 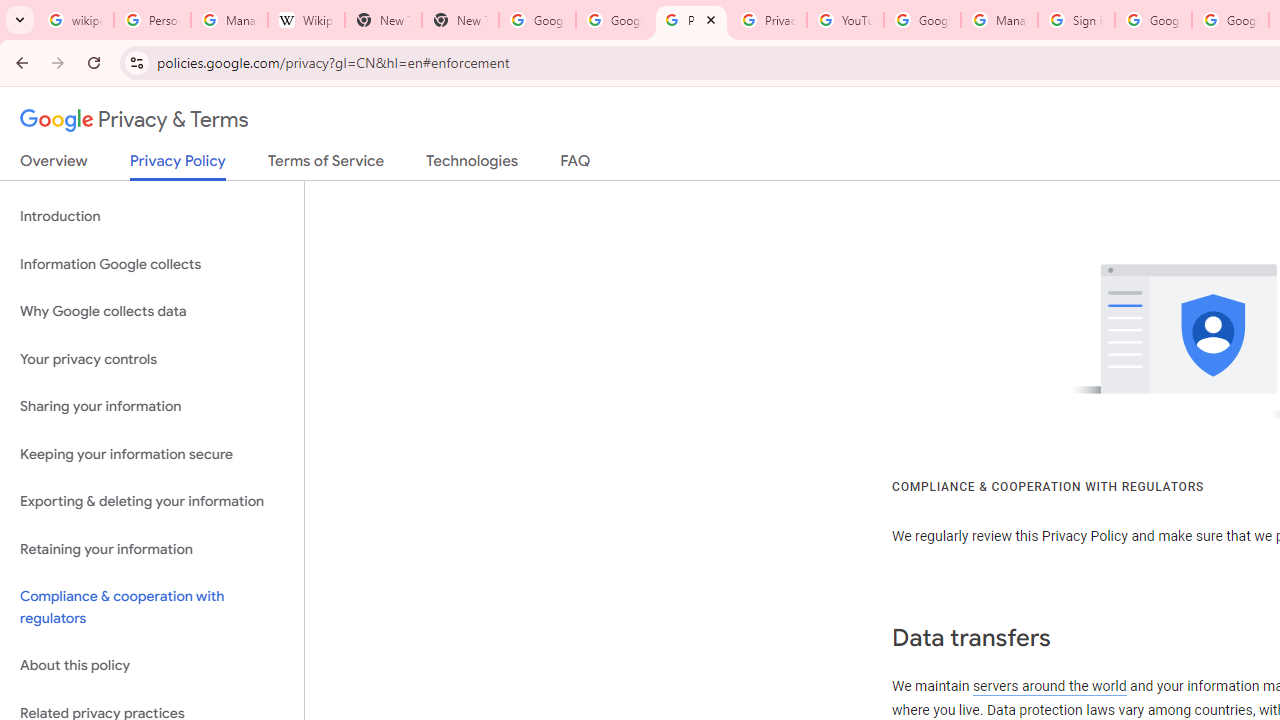 What do you see at coordinates (151, 406) in the screenshot?
I see `'Sharing your information'` at bounding box center [151, 406].